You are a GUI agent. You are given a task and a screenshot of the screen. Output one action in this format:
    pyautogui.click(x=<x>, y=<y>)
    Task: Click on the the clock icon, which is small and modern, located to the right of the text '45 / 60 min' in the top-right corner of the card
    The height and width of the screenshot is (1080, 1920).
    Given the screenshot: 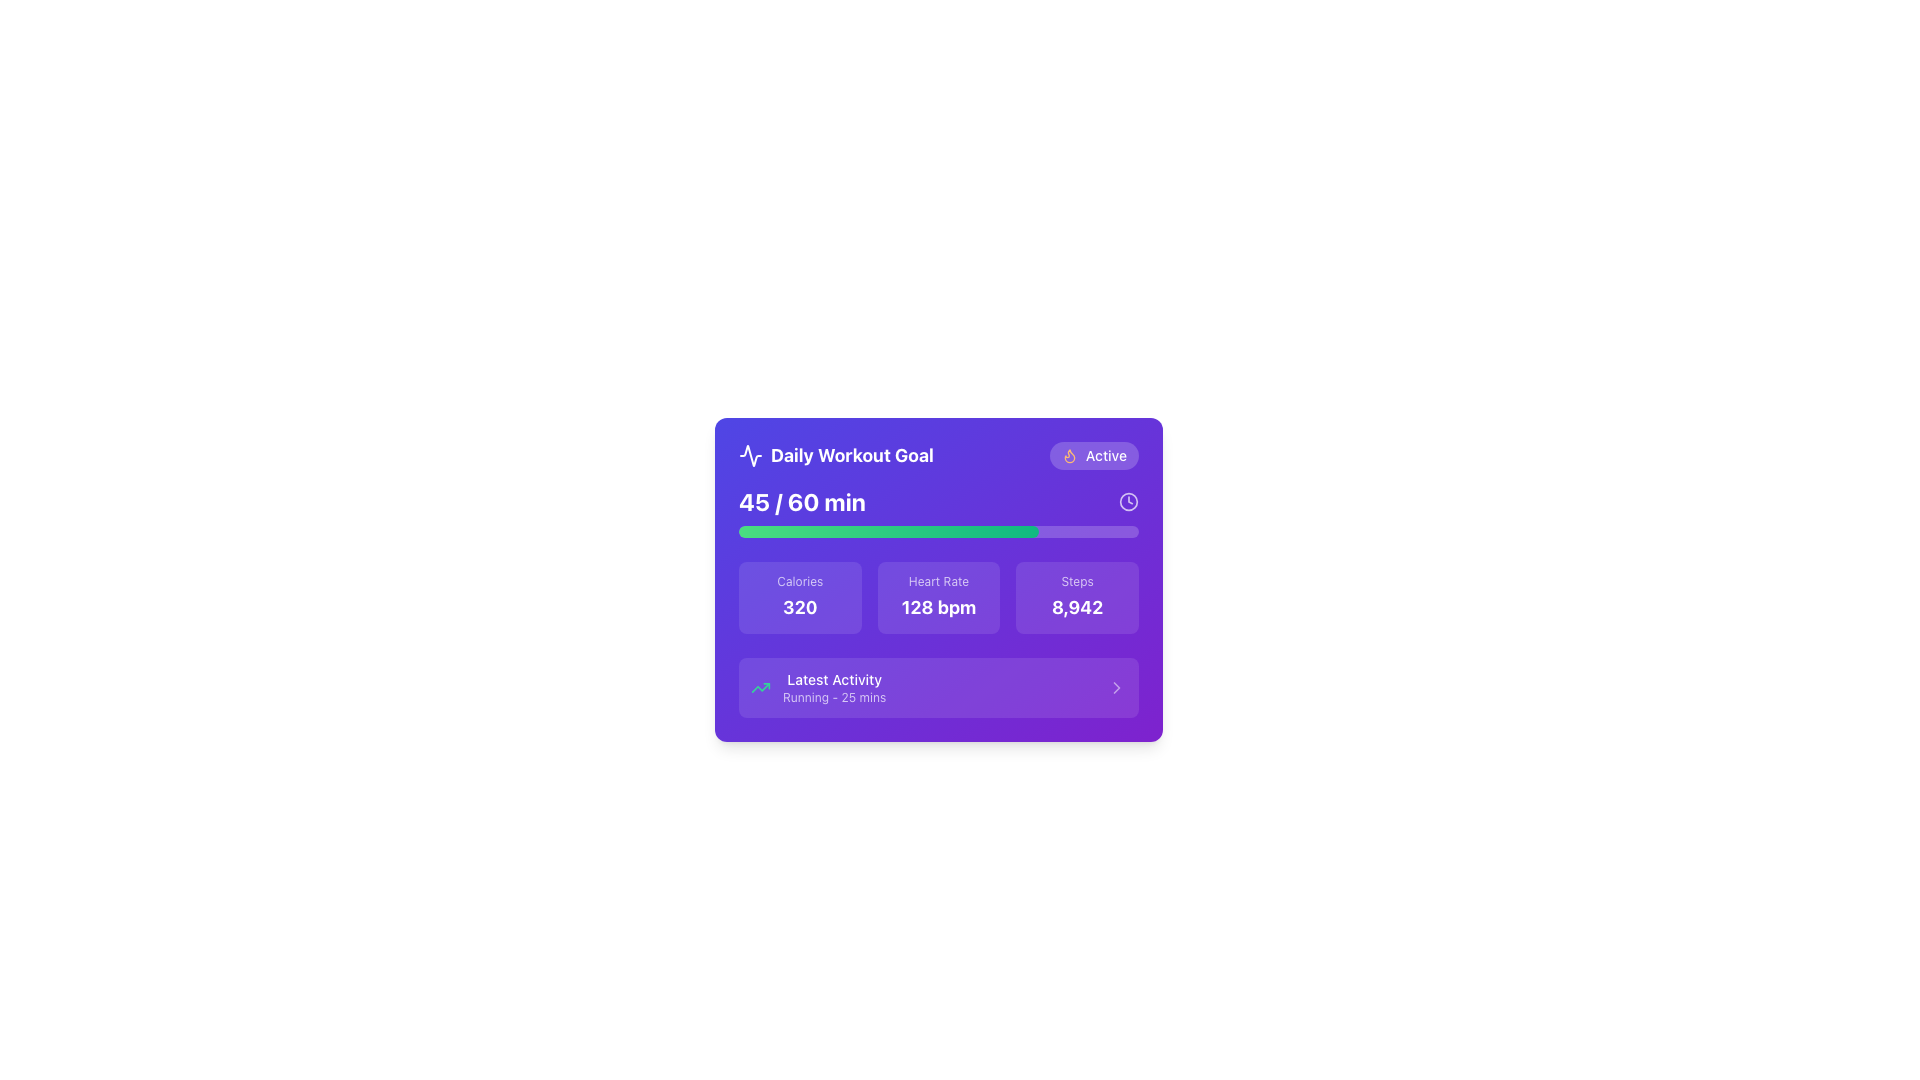 What is the action you would take?
    pyautogui.click(x=1128, y=500)
    